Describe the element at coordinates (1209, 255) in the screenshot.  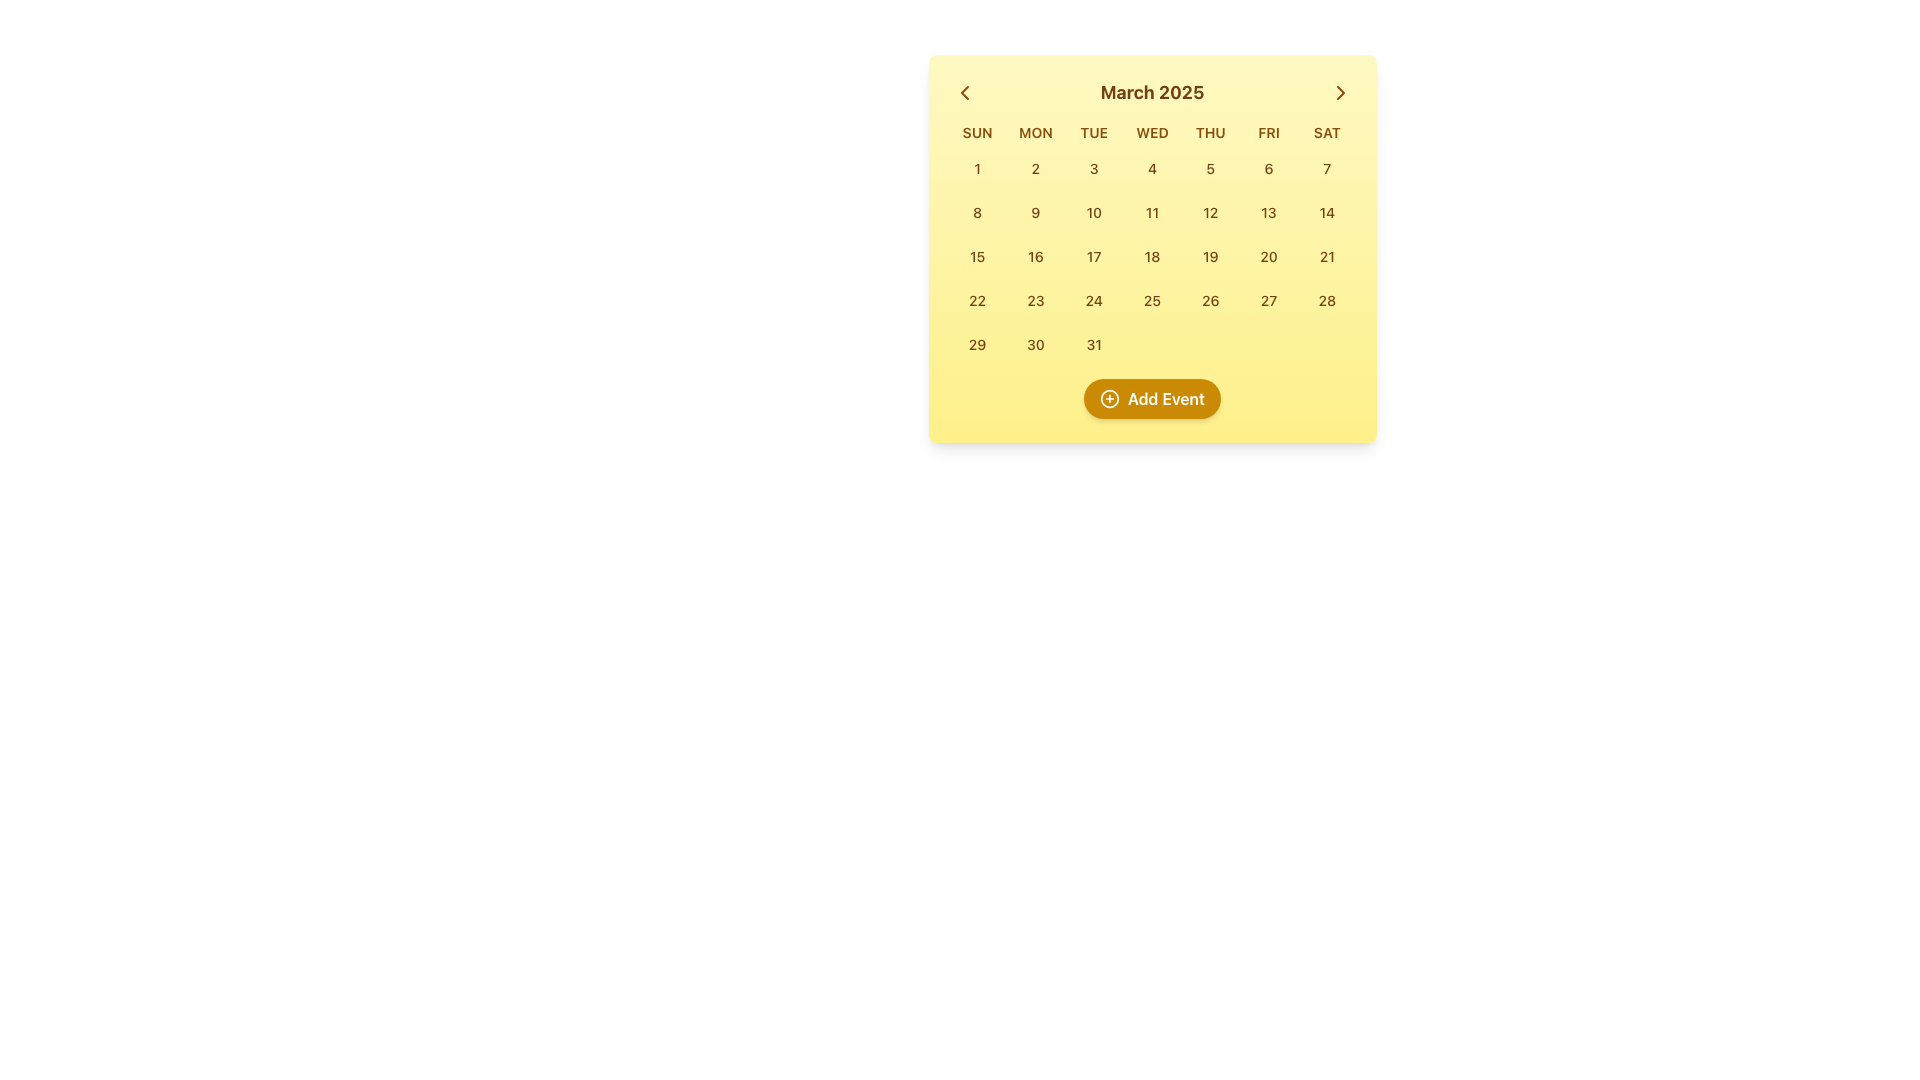
I see `the date '19'` at that location.